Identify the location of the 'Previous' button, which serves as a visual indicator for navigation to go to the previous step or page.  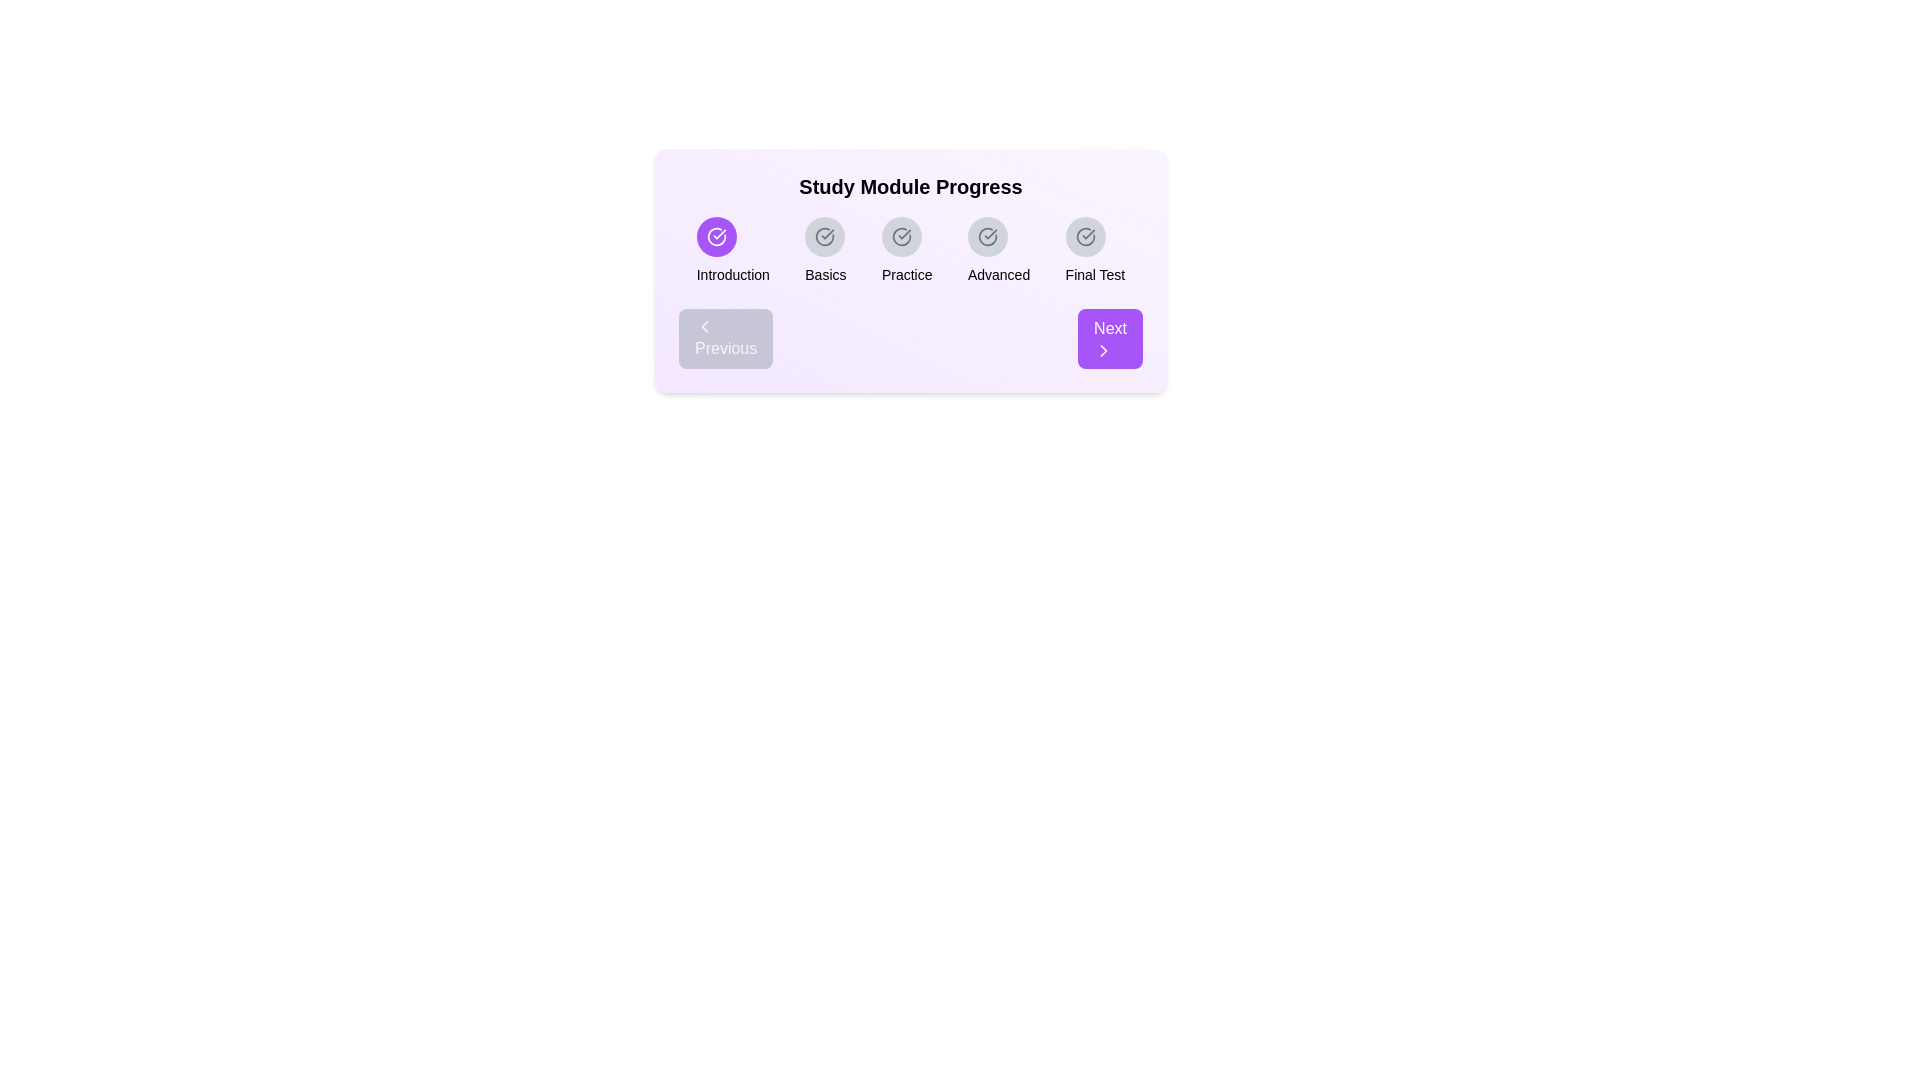
(705, 326).